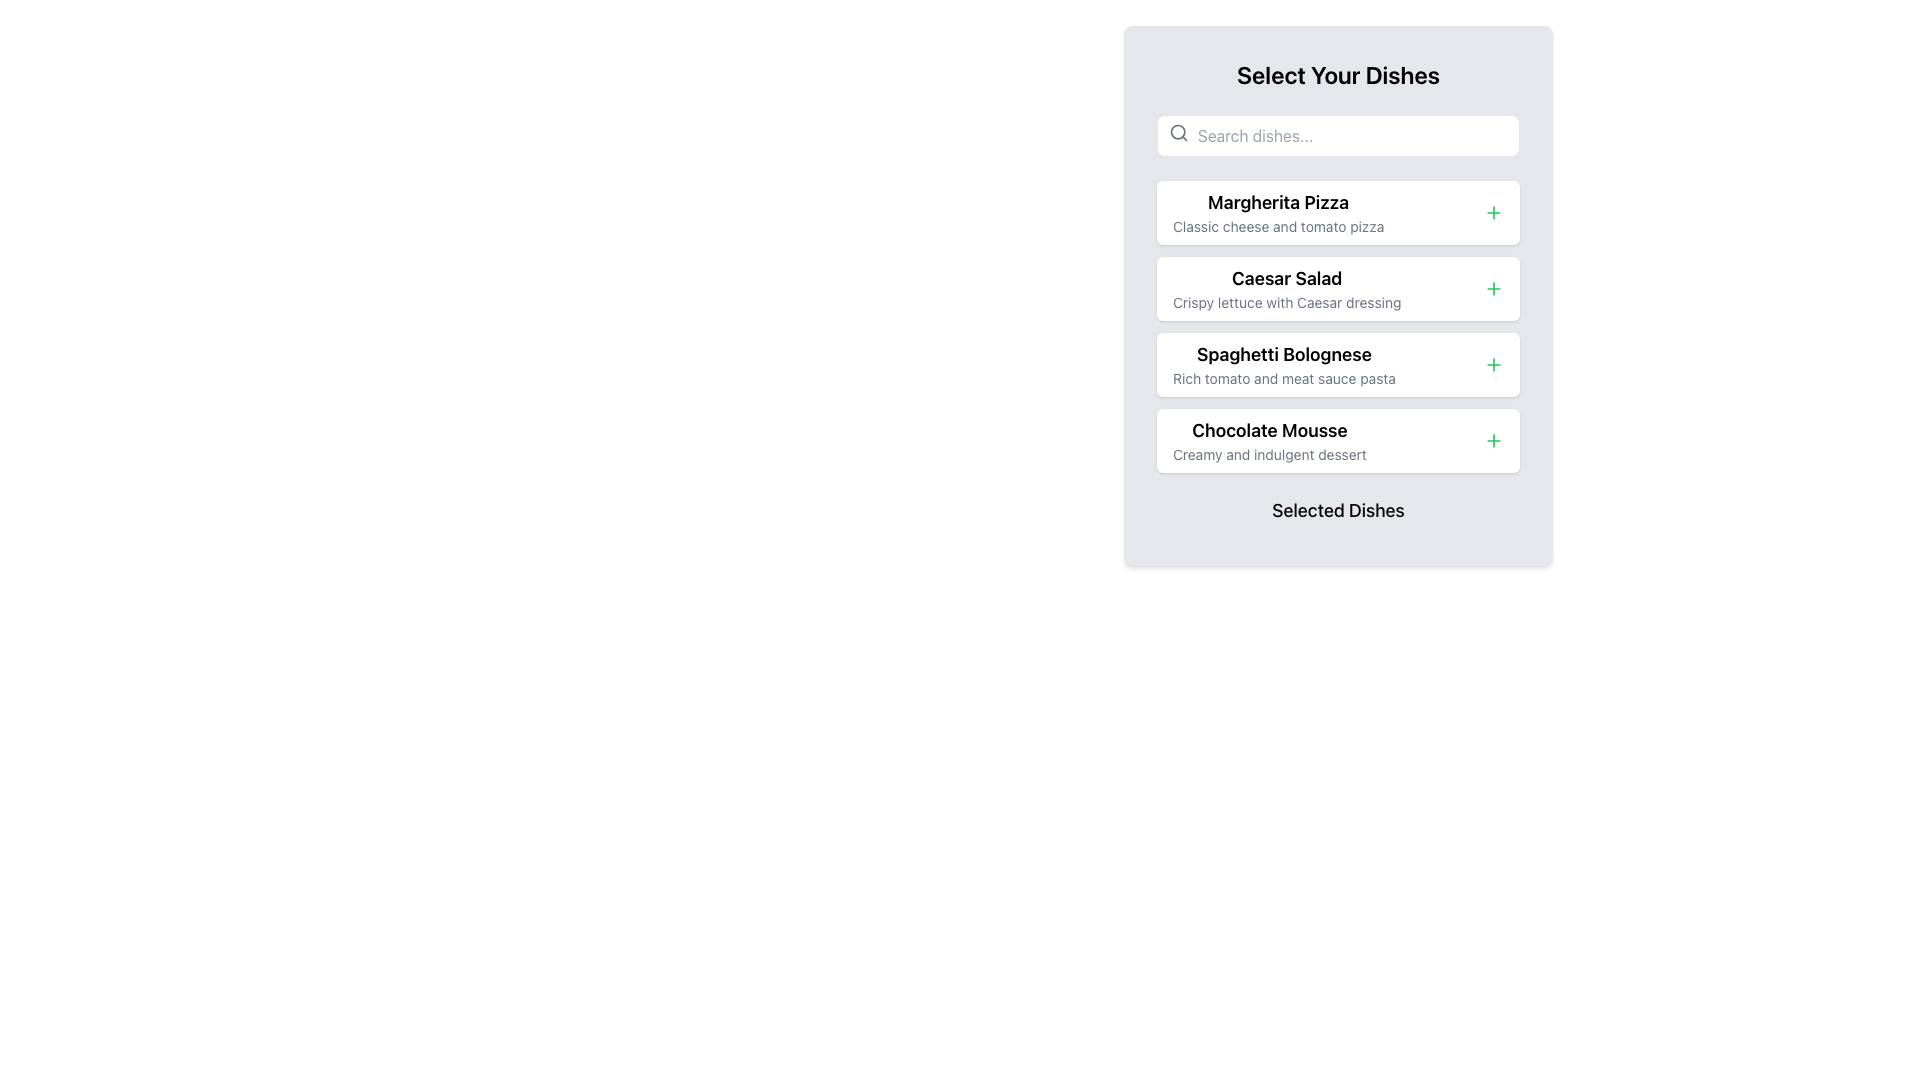 The image size is (1920, 1080). Describe the element at coordinates (1287, 289) in the screenshot. I see `the text display element that provides information about the second dish option, located below 'Margherita Pizza' and above 'Spaghetti Bolognese'` at that location.